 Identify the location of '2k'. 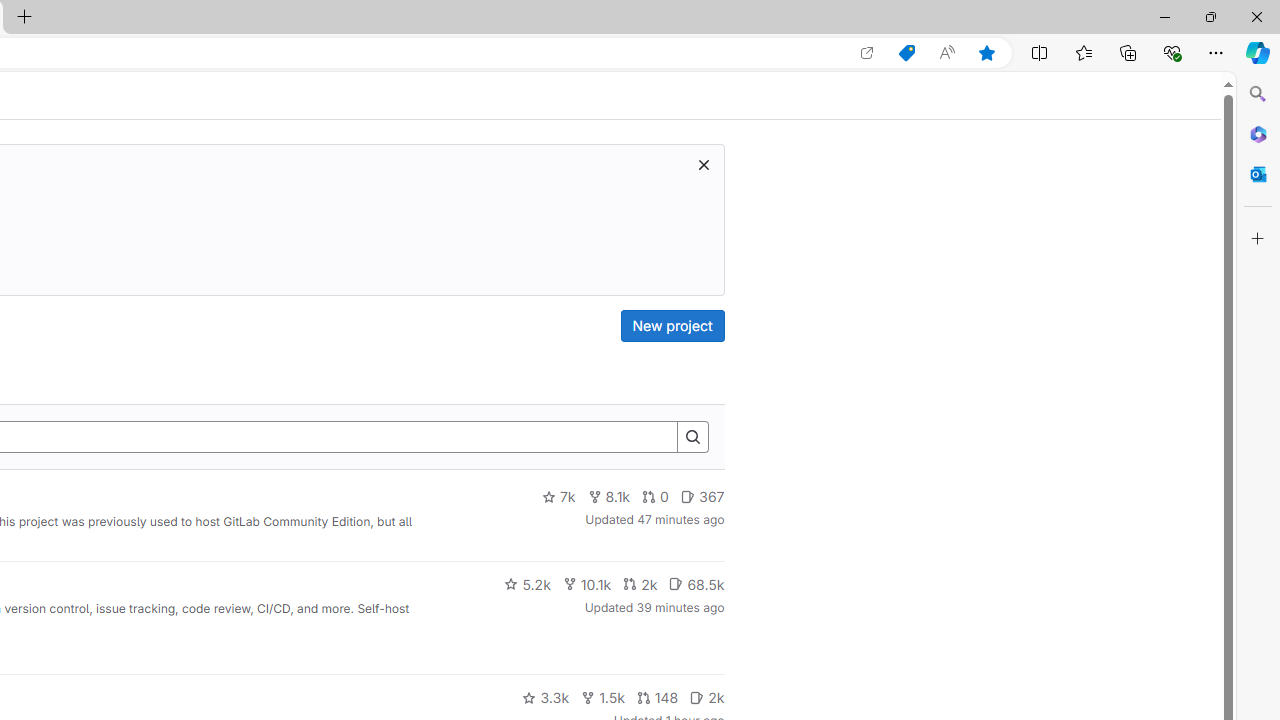
(707, 697).